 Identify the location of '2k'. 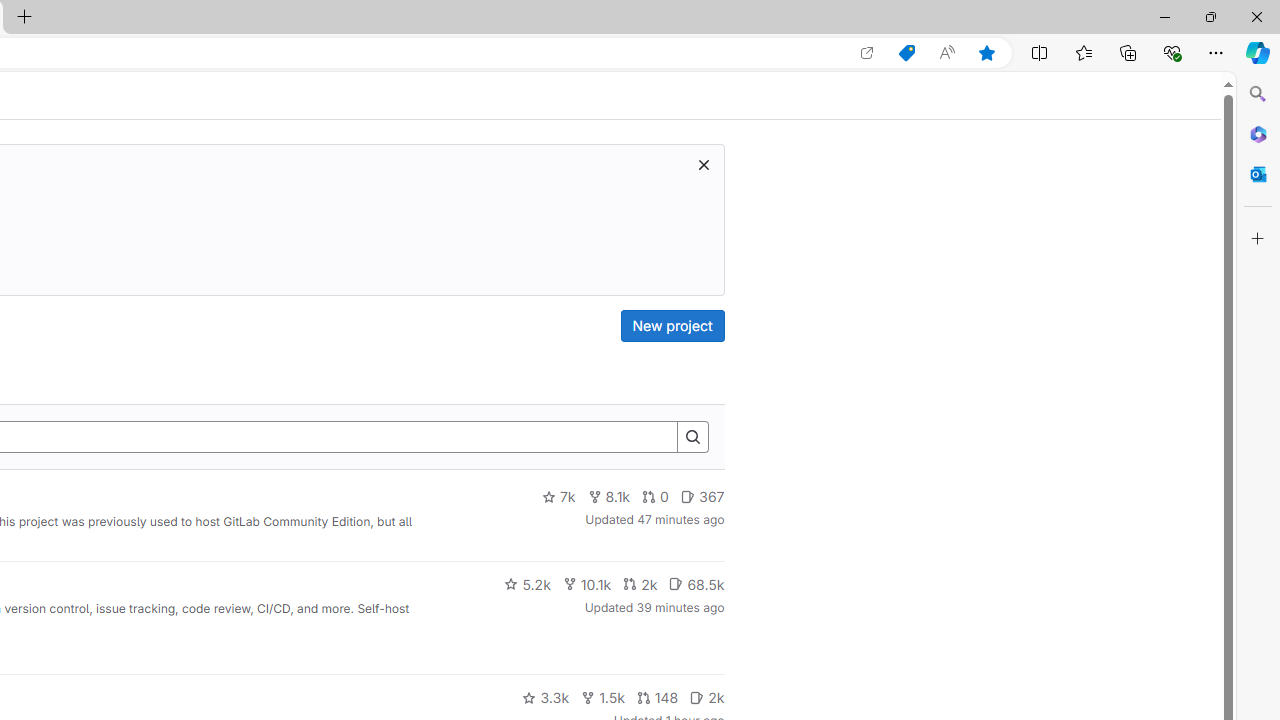
(707, 697).